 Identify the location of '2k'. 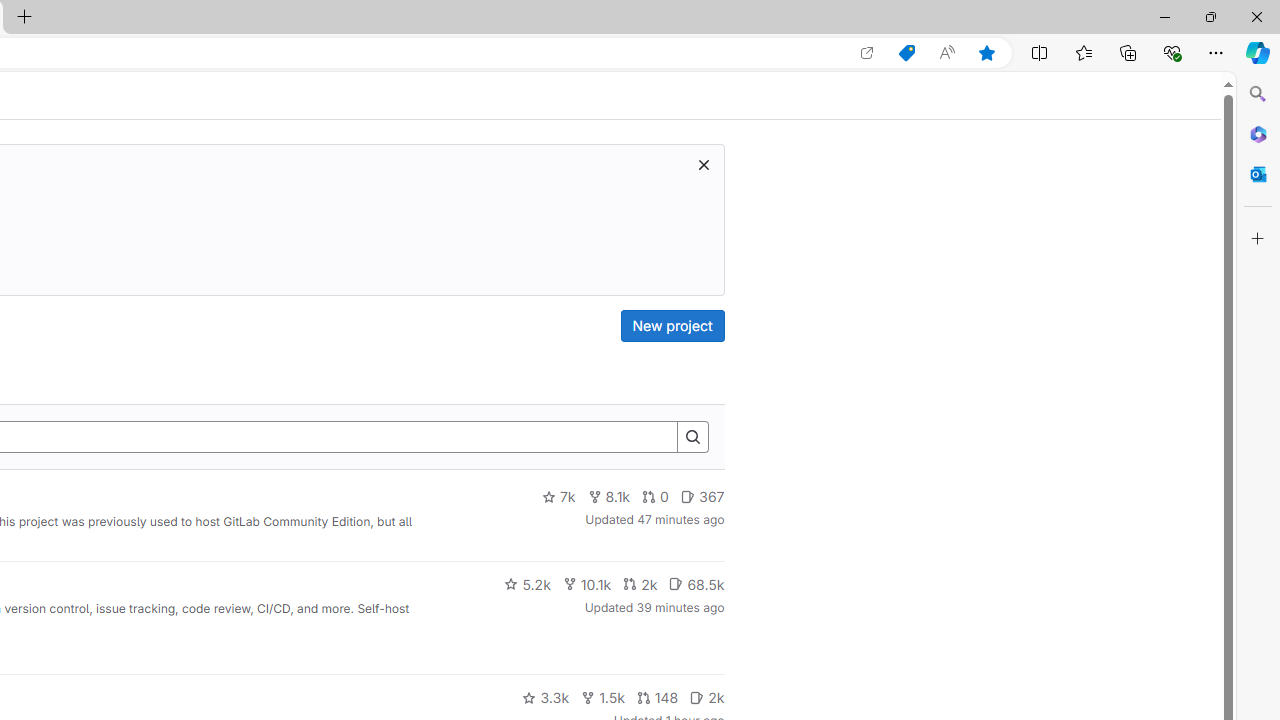
(707, 697).